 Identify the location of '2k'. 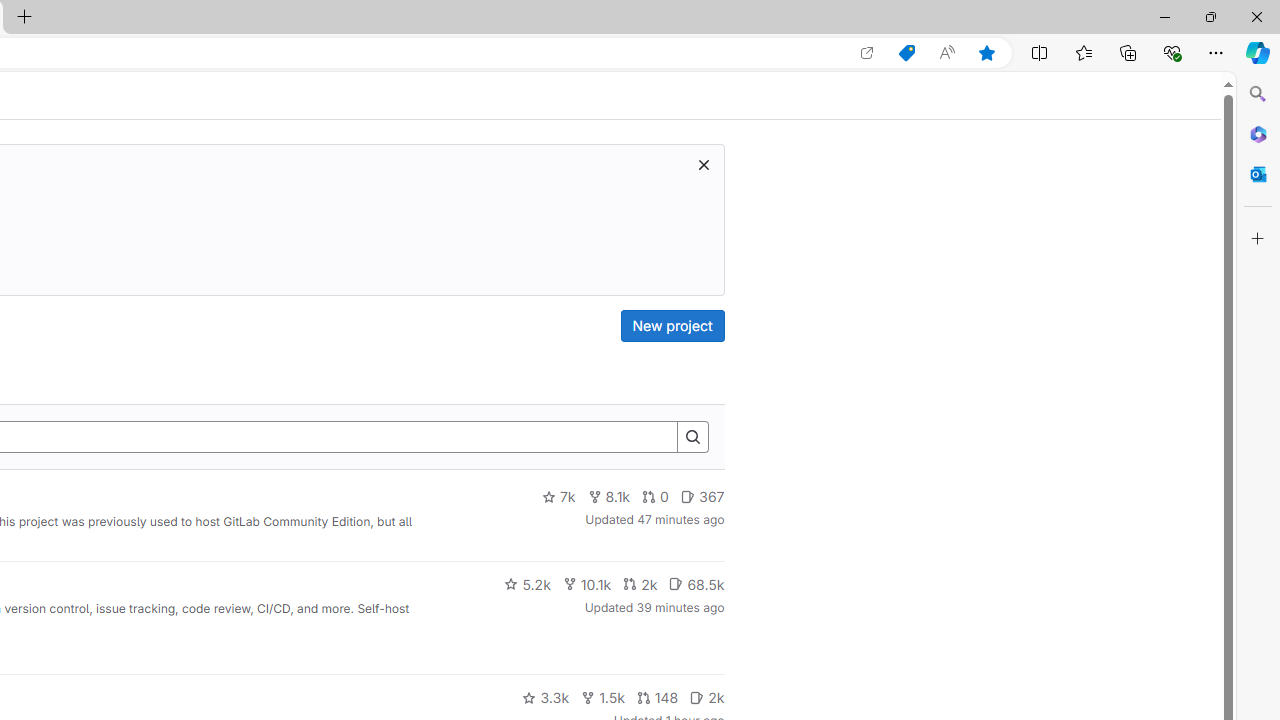
(707, 697).